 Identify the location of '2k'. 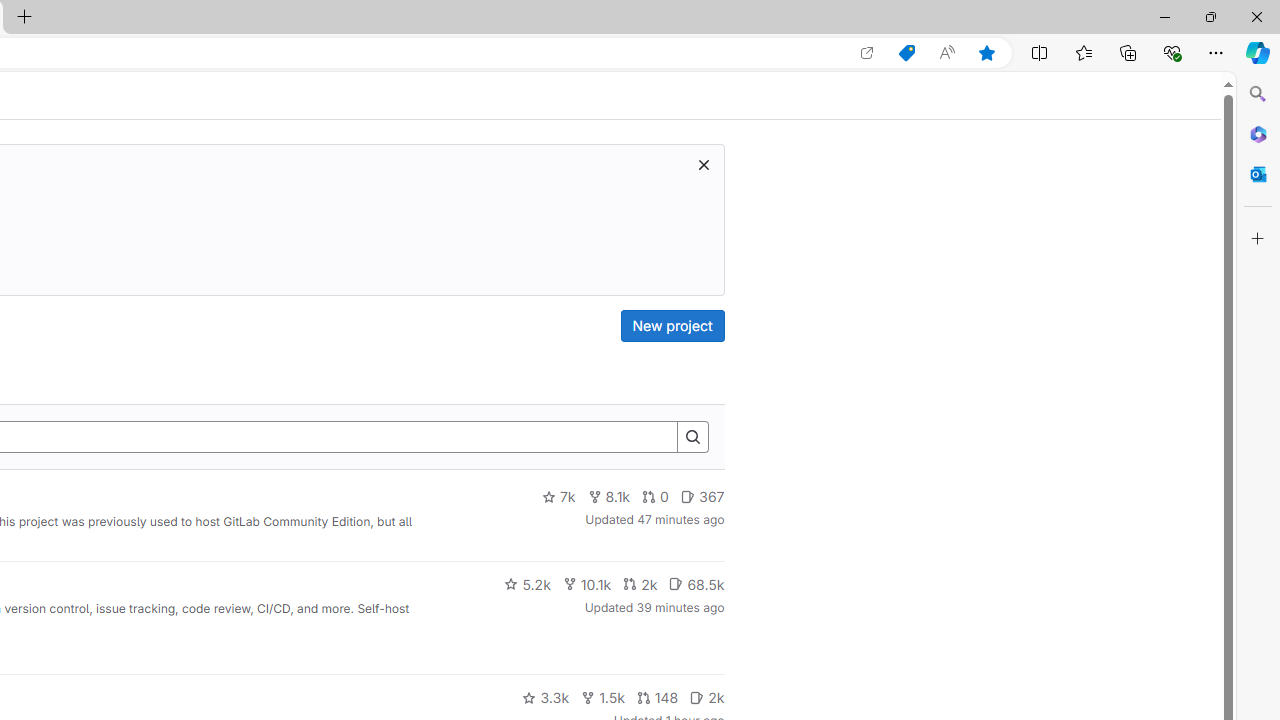
(707, 697).